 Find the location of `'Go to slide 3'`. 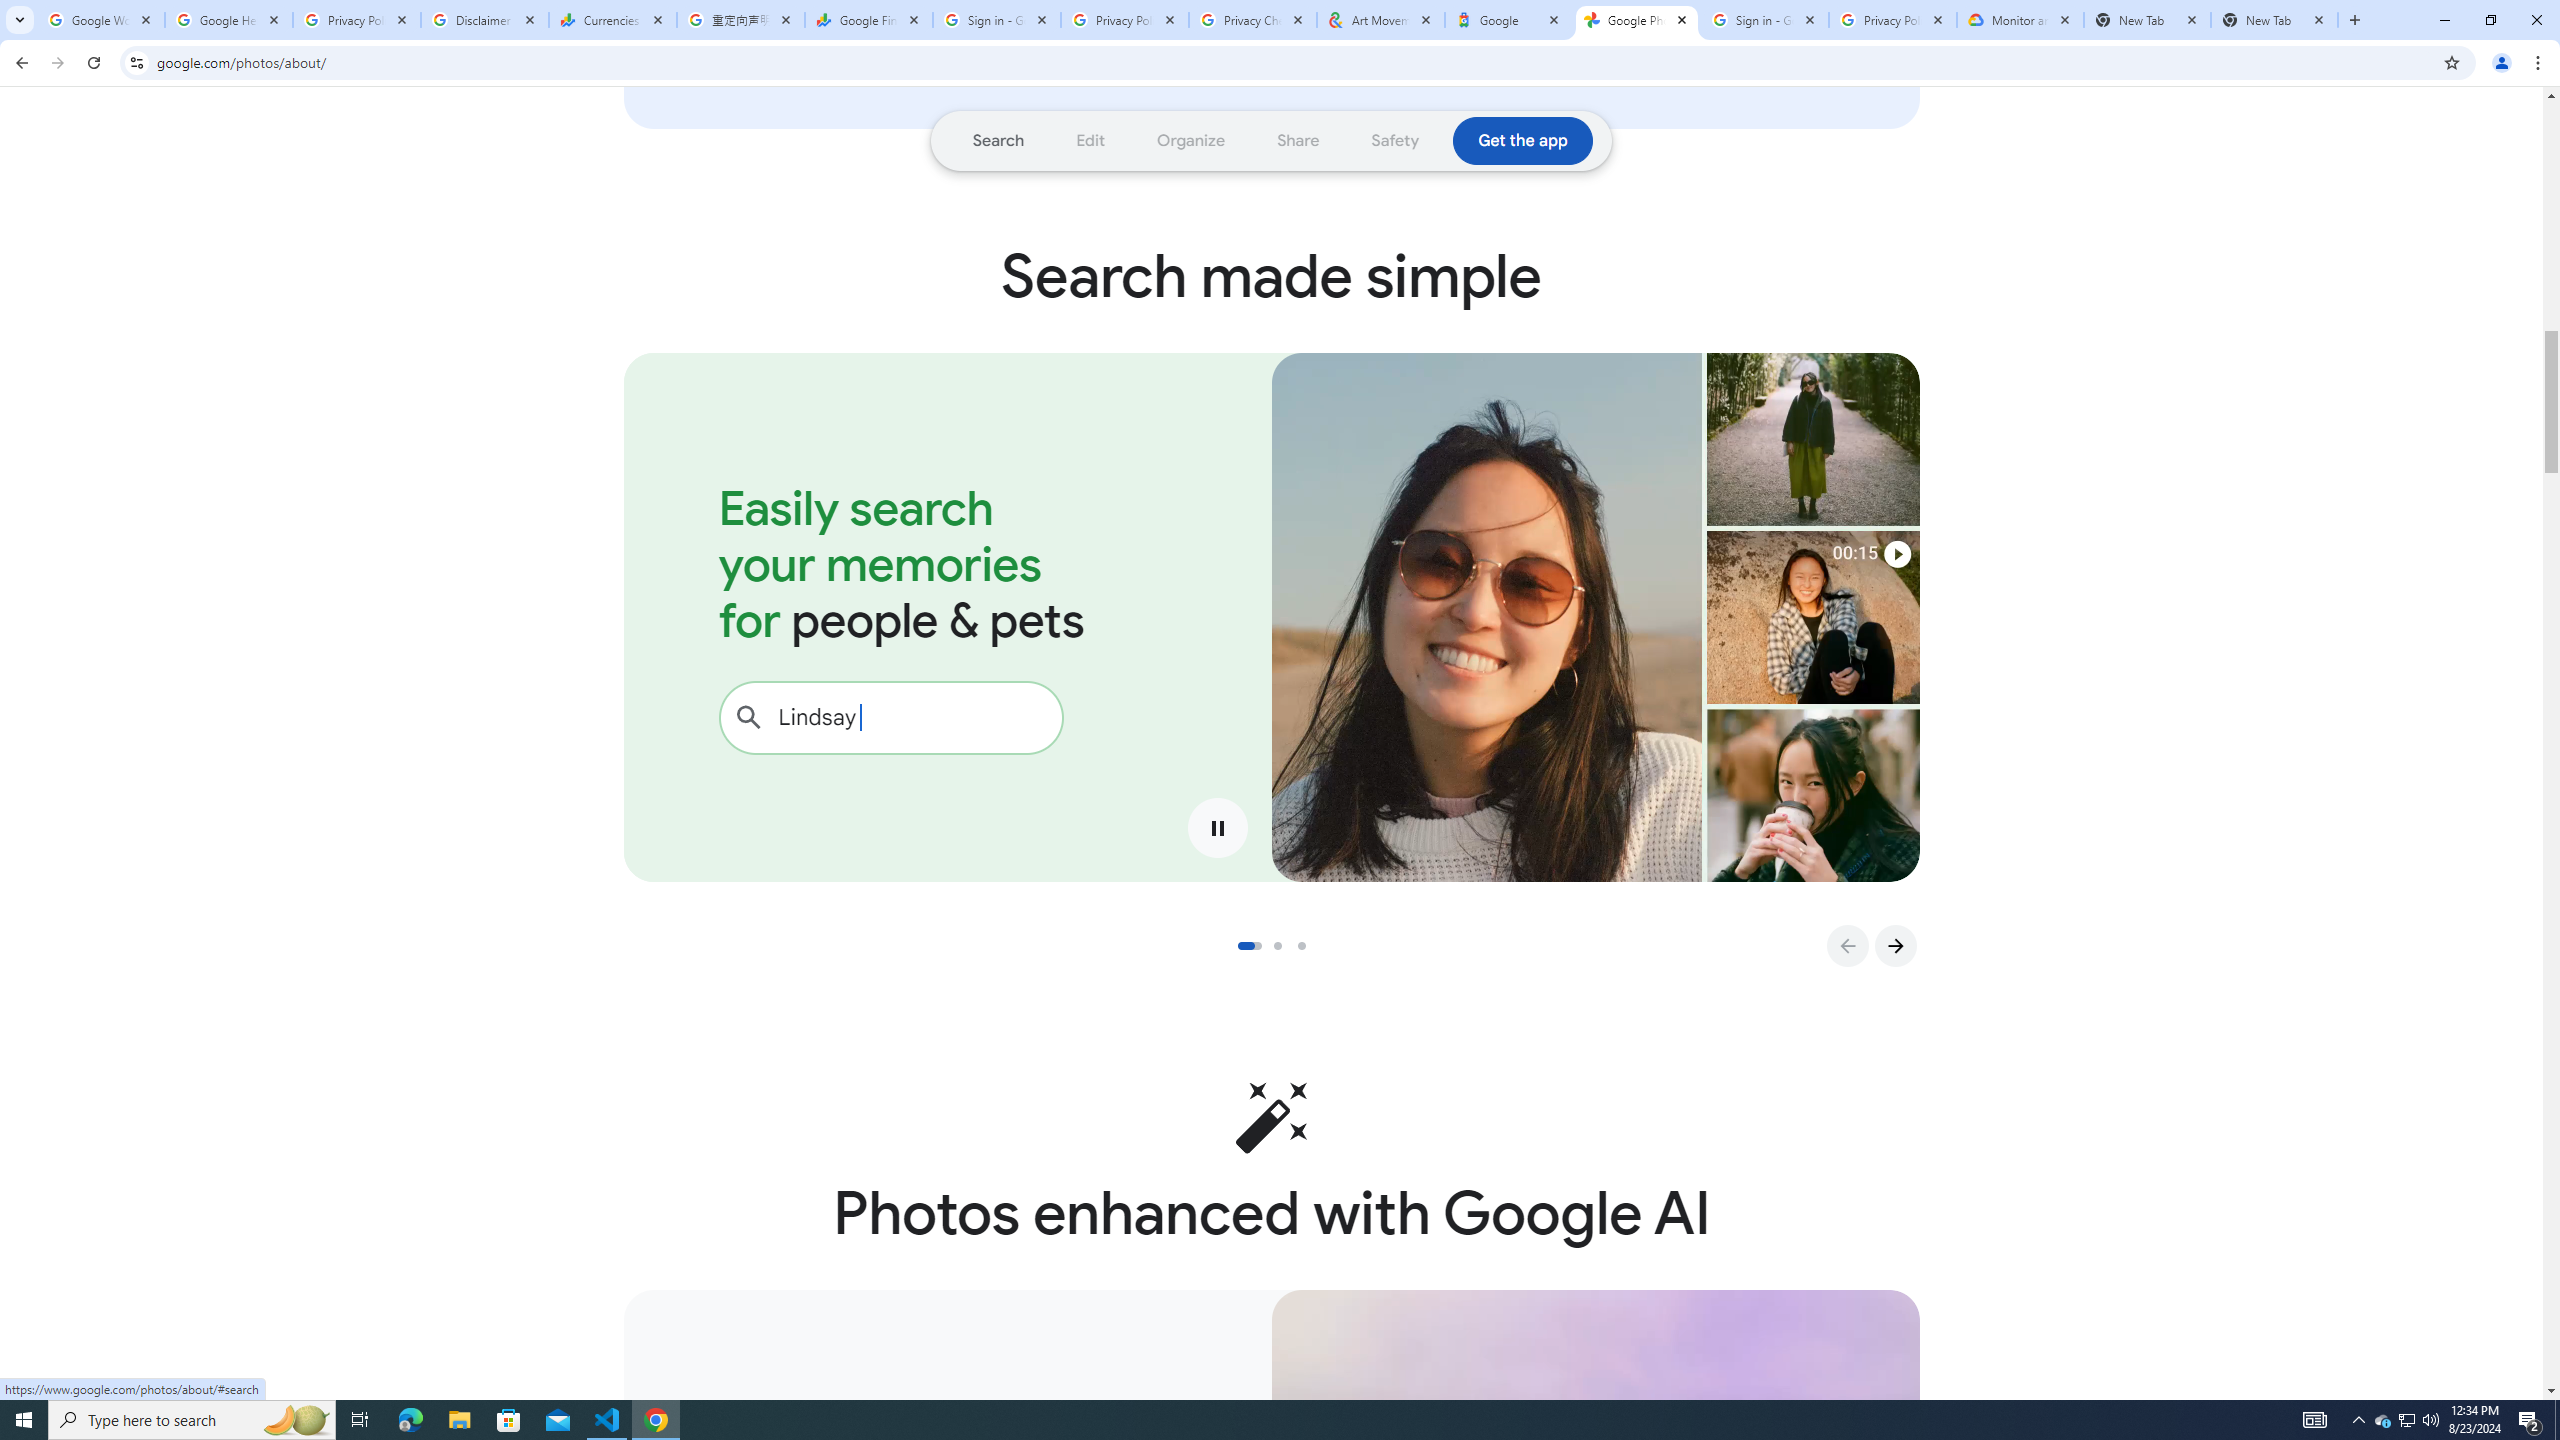

'Go to slide 3' is located at coordinates (1308, 945).